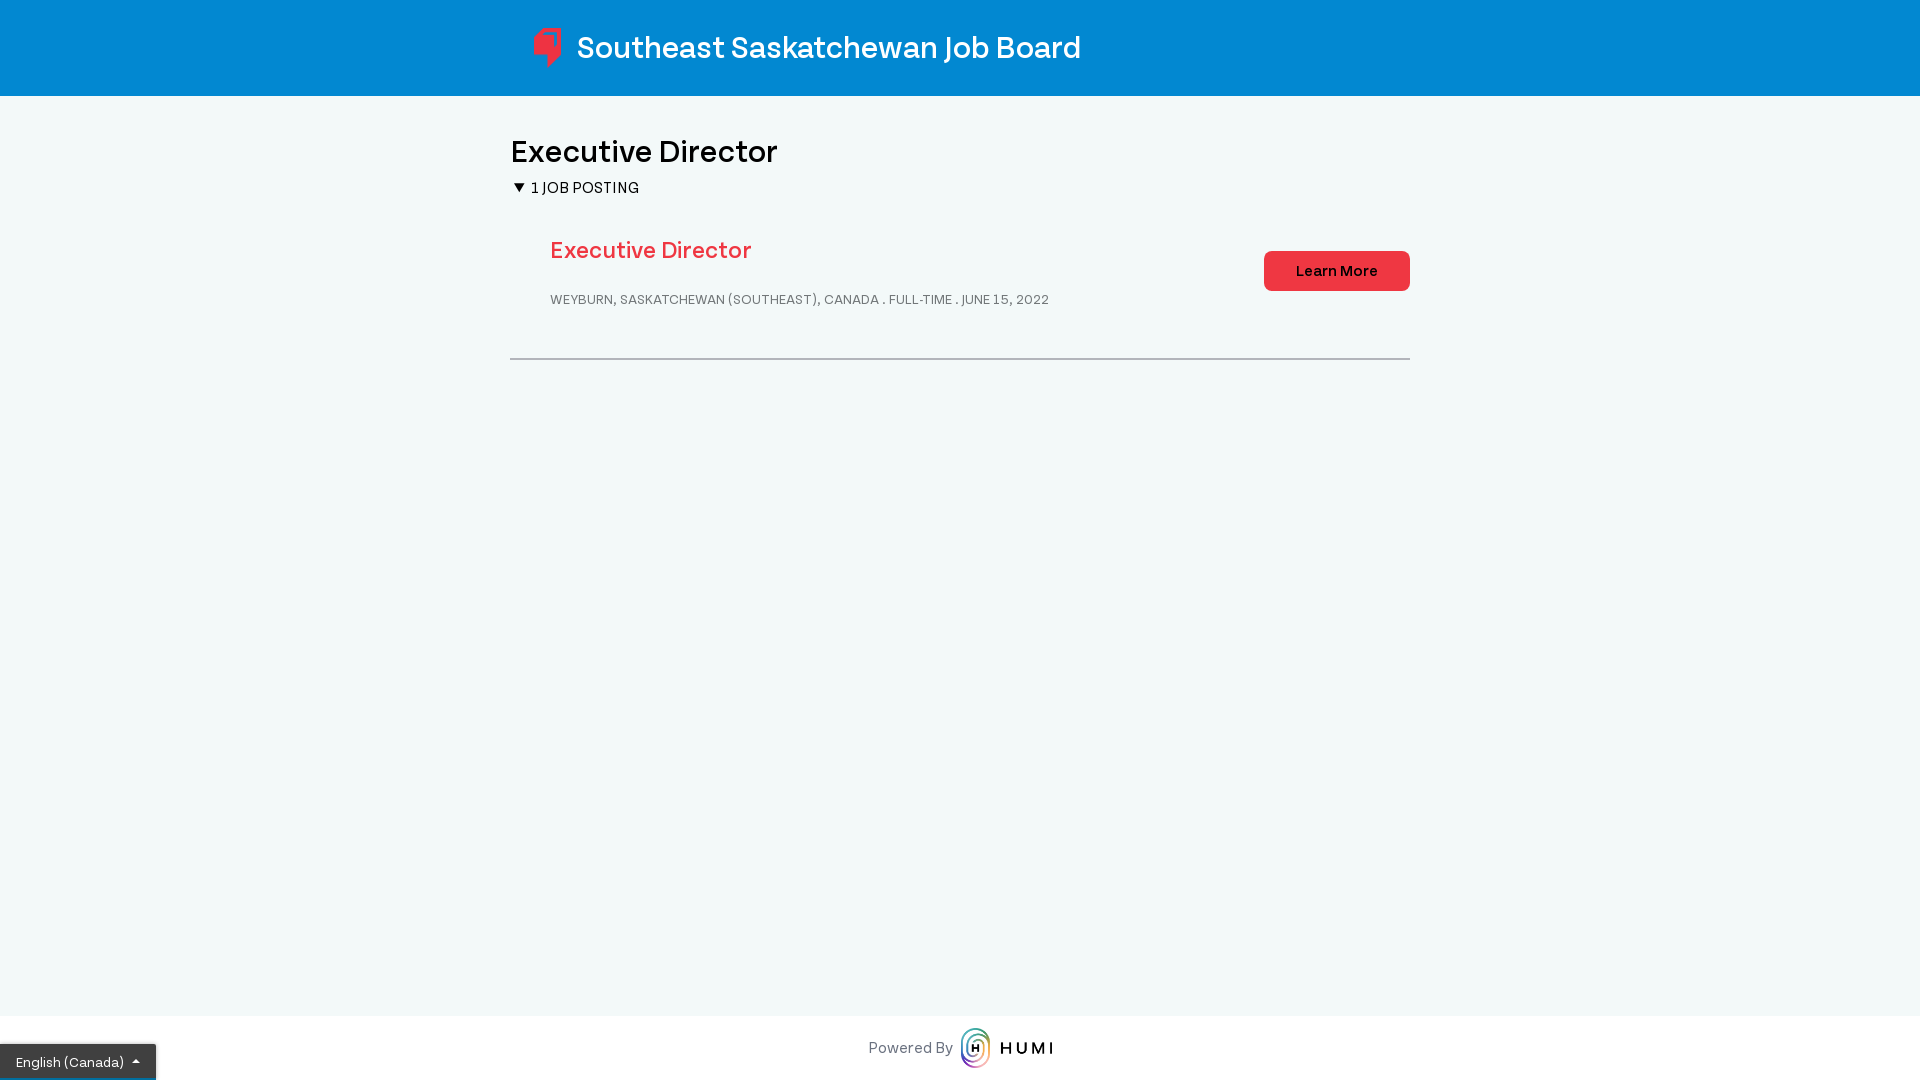 The height and width of the screenshot is (1080, 1920). What do you see at coordinates (960, 1047) in the screenshot?
I see `'Powered By'` at bounding box center [960, 1047].